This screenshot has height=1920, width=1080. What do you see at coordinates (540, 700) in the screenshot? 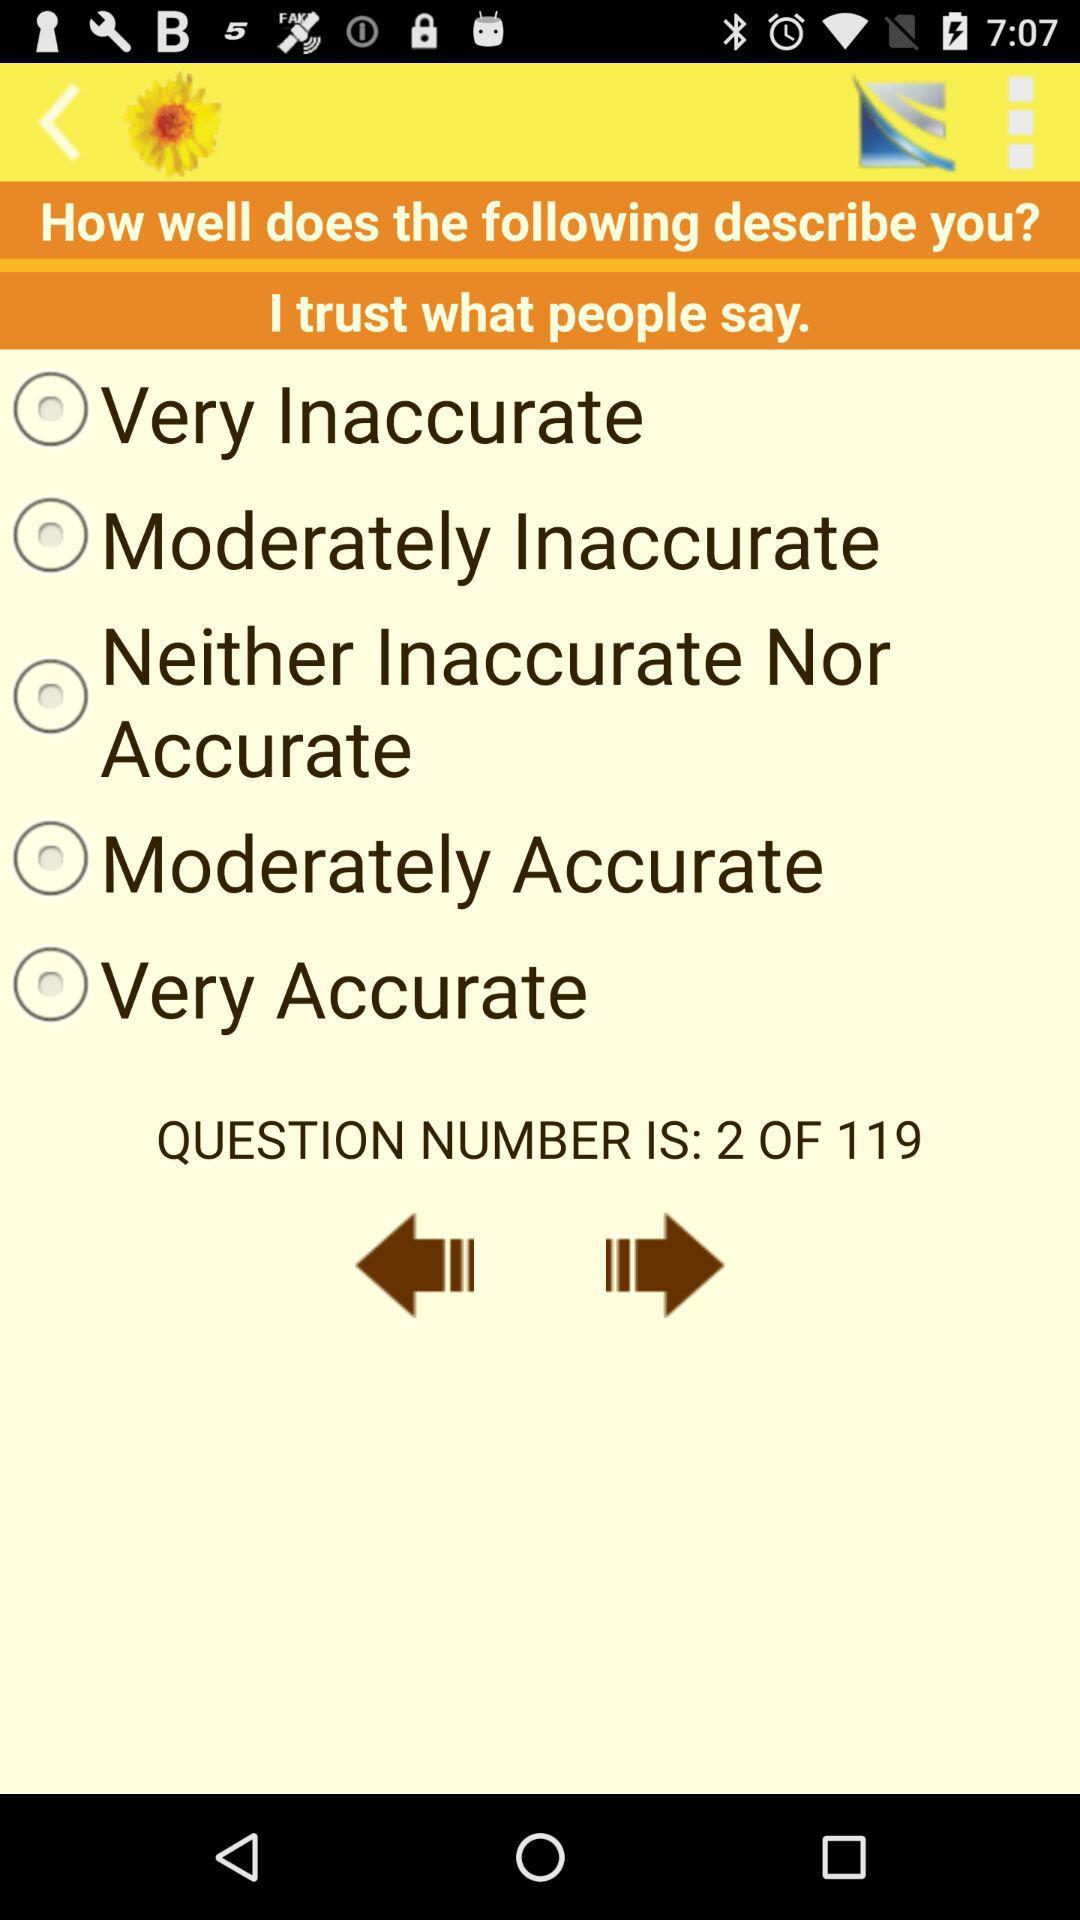
I see `the icon below the moderately inaccurate icon` at bounding box center [540, 700].